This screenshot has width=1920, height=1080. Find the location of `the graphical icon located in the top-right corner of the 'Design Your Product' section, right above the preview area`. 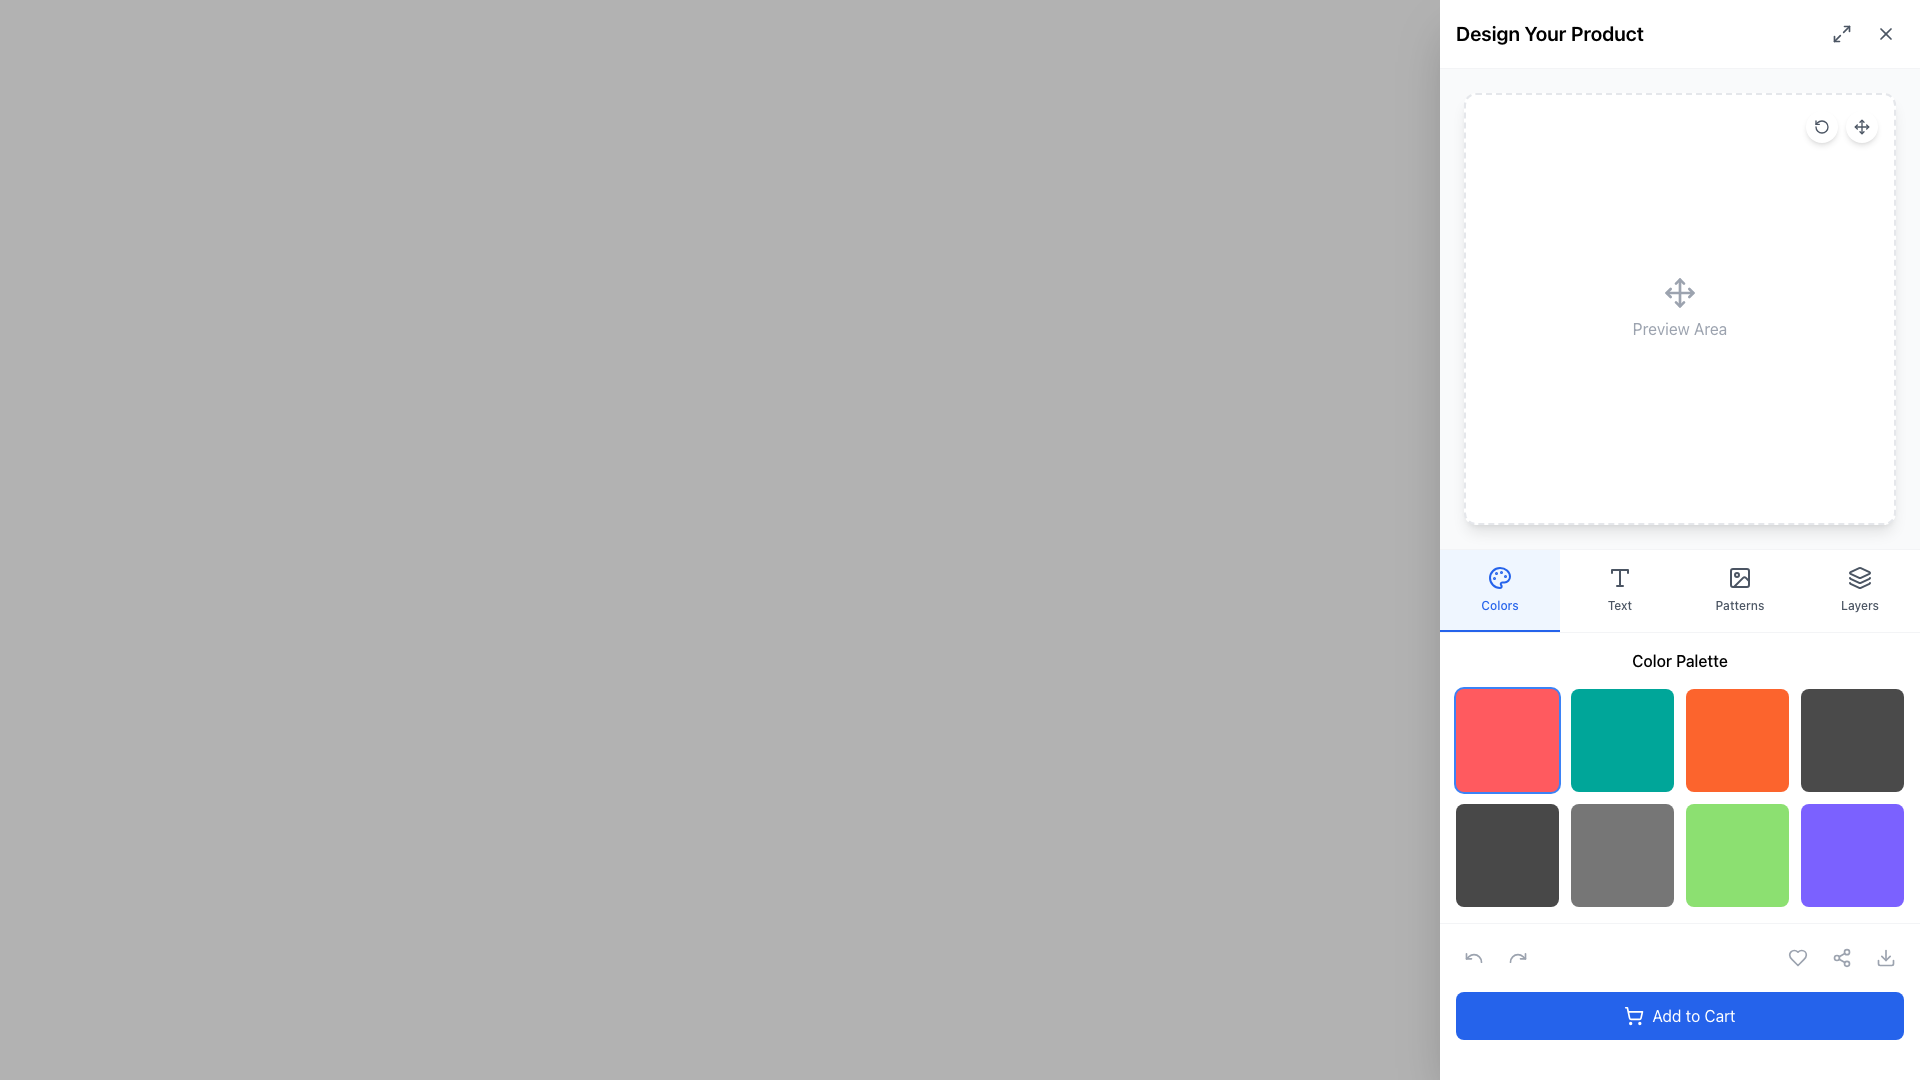

the graphical icon located in the top-right corner of the 'Design Your Product' section, right above the preview area is located at coordinates (1822, 127).